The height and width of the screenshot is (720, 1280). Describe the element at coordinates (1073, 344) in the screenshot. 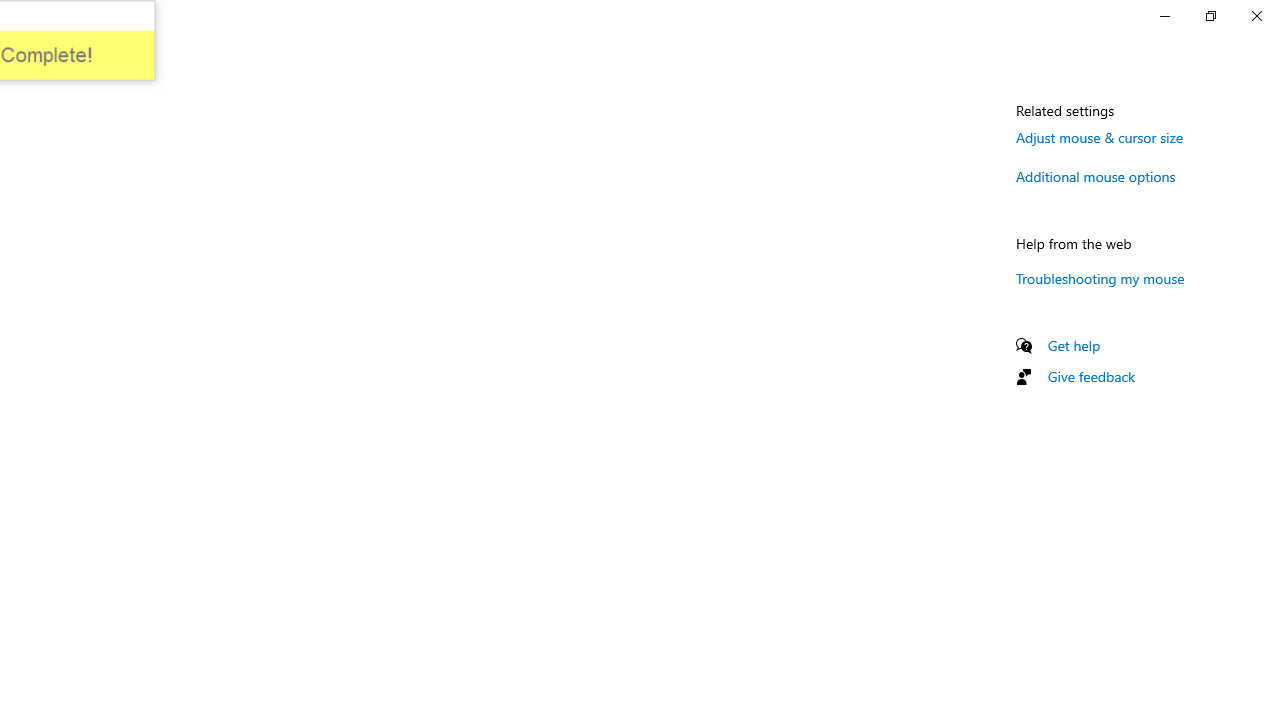

I see `'Get help'` at that location.